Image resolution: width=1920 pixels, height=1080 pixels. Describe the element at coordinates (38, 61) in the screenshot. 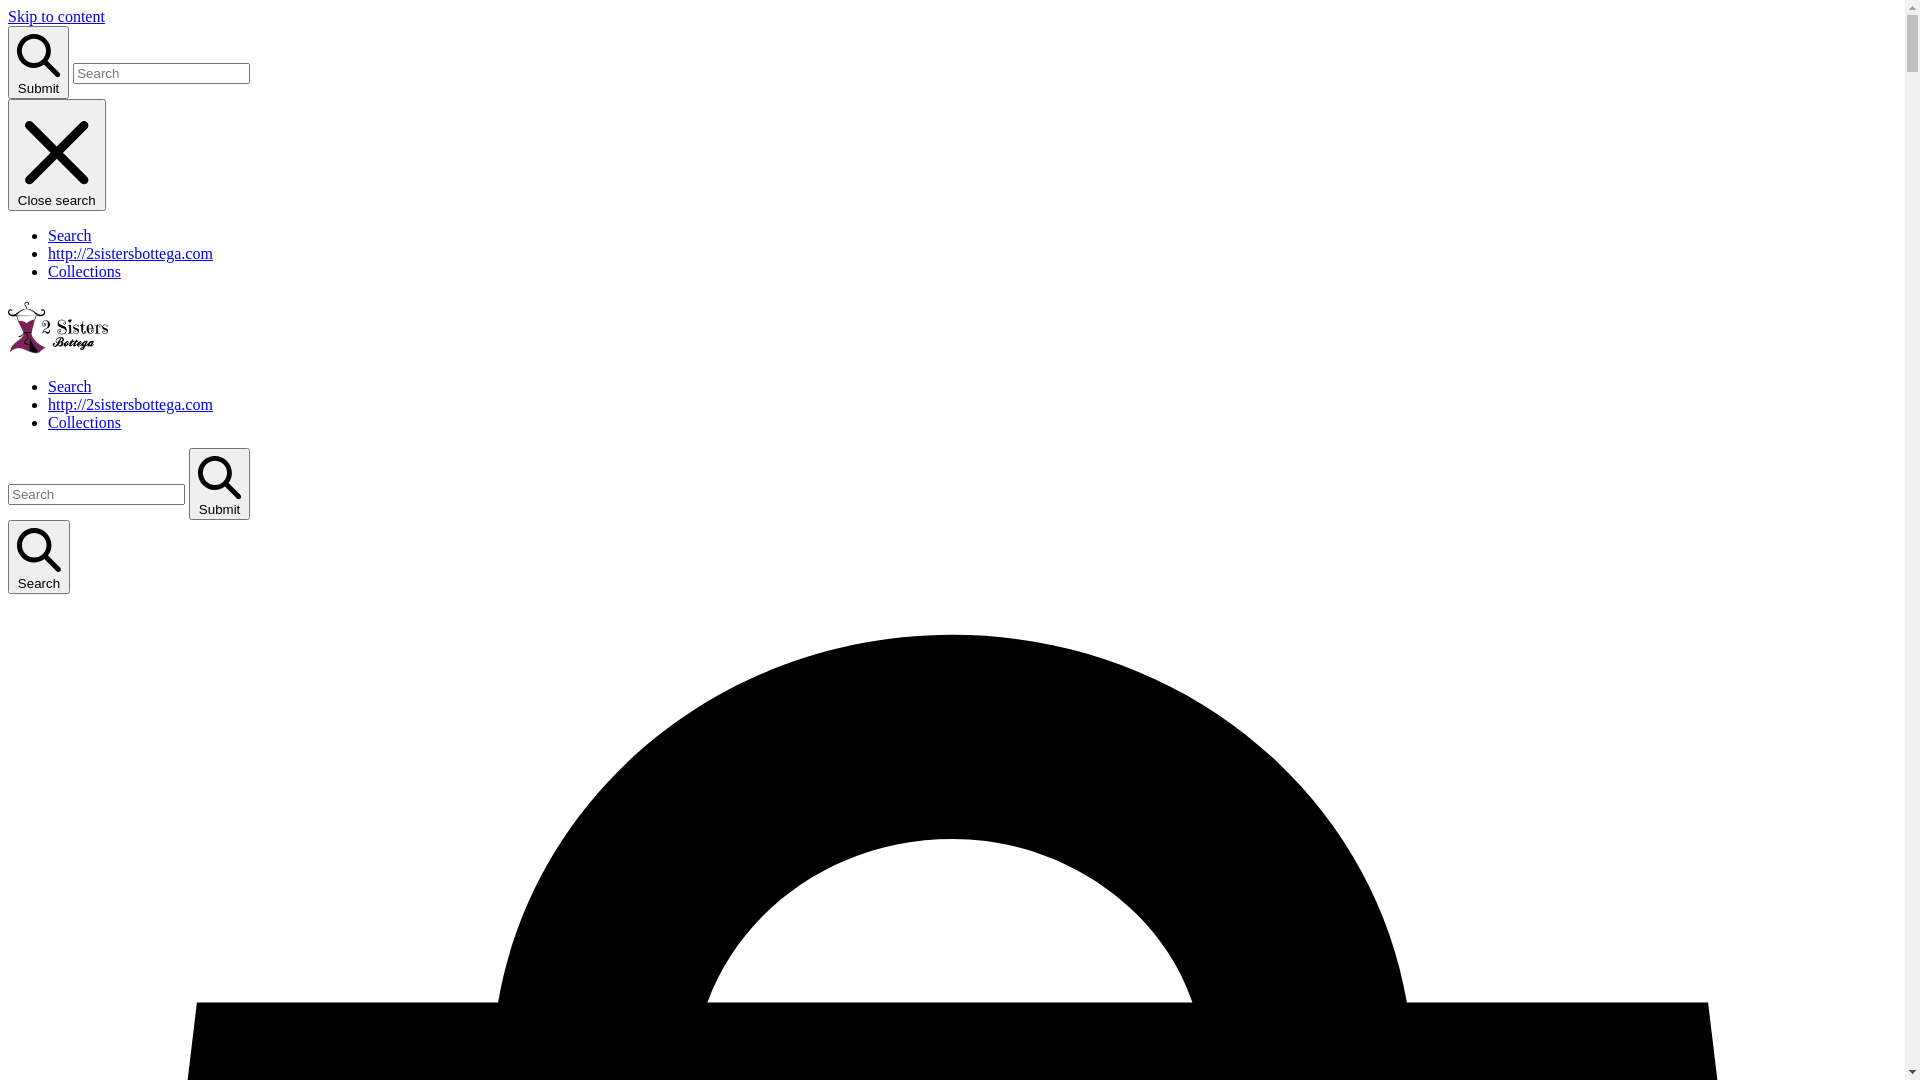

I see `'Submit'` at that location.